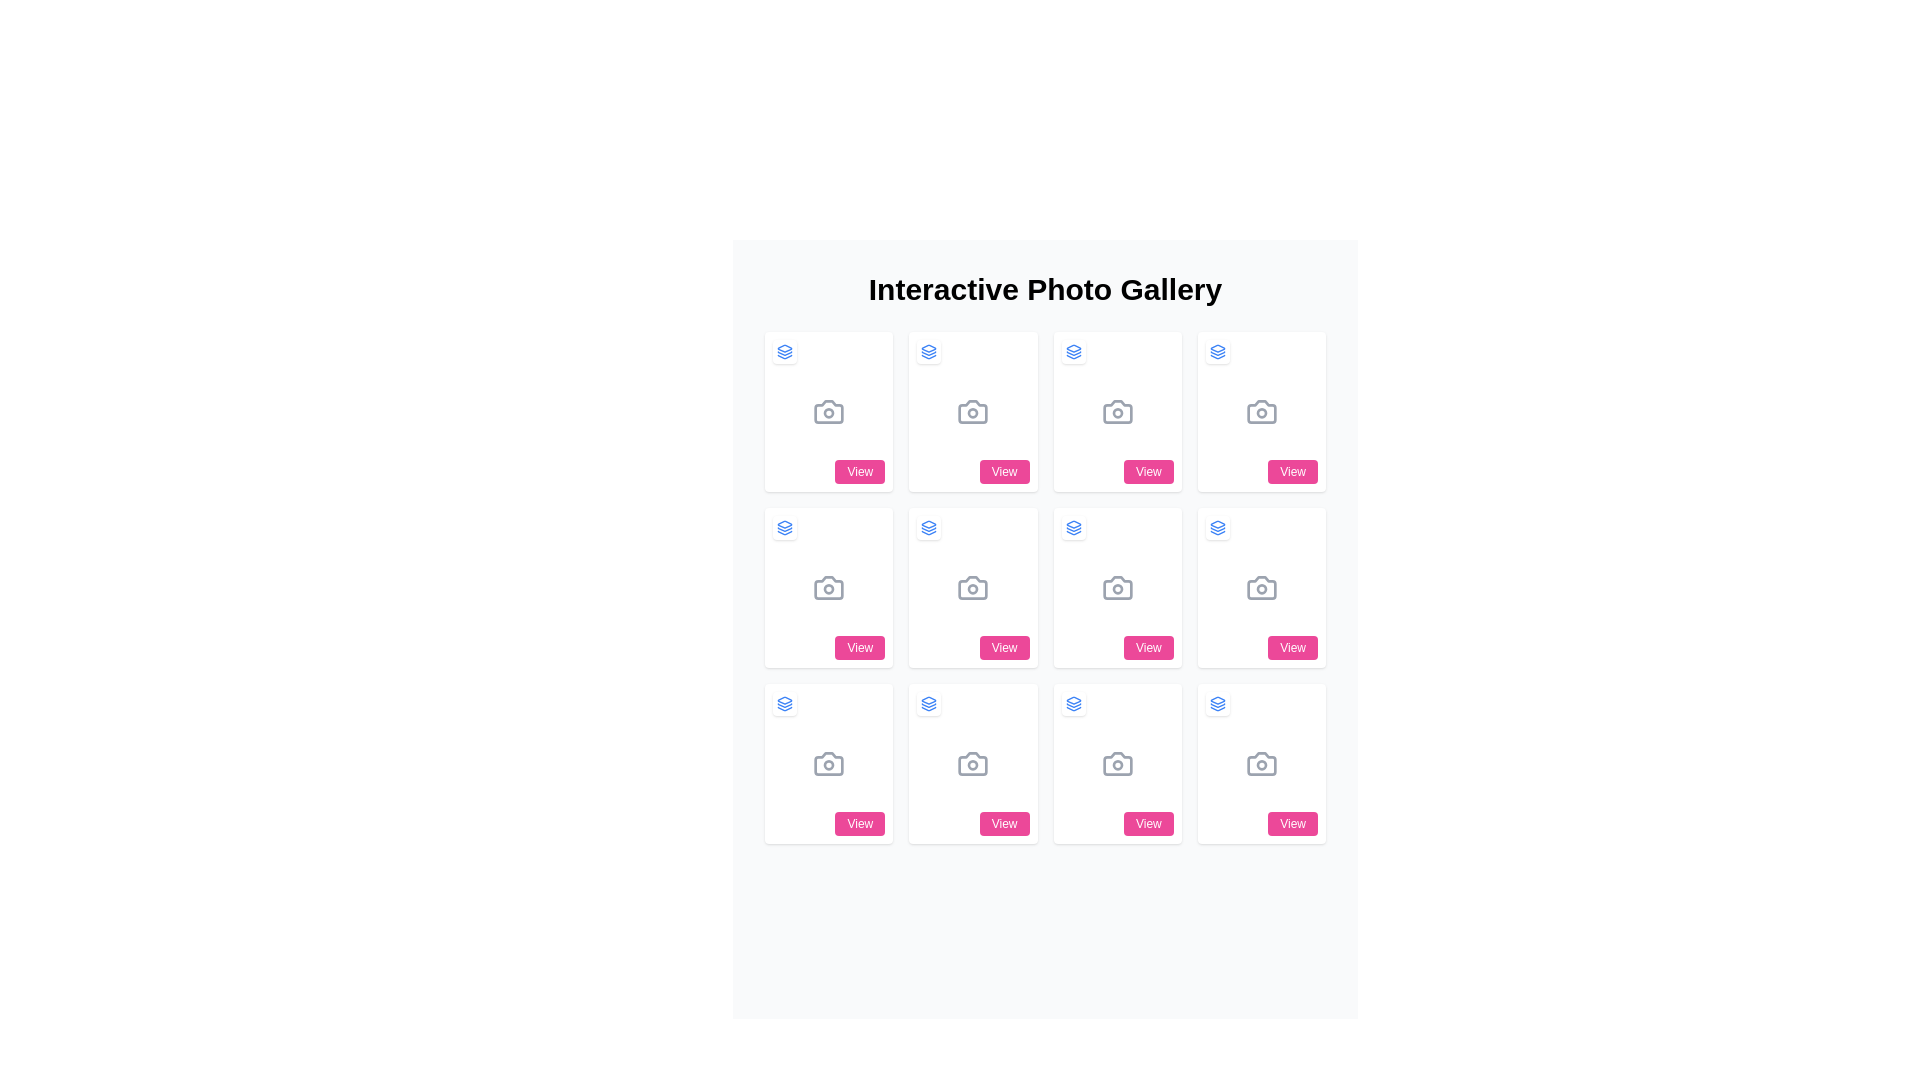 The image size is (1920, 1080). I want to click on the camera icon located in the last card of the fourth row in the photo gallery interface, so click(1260, 763).